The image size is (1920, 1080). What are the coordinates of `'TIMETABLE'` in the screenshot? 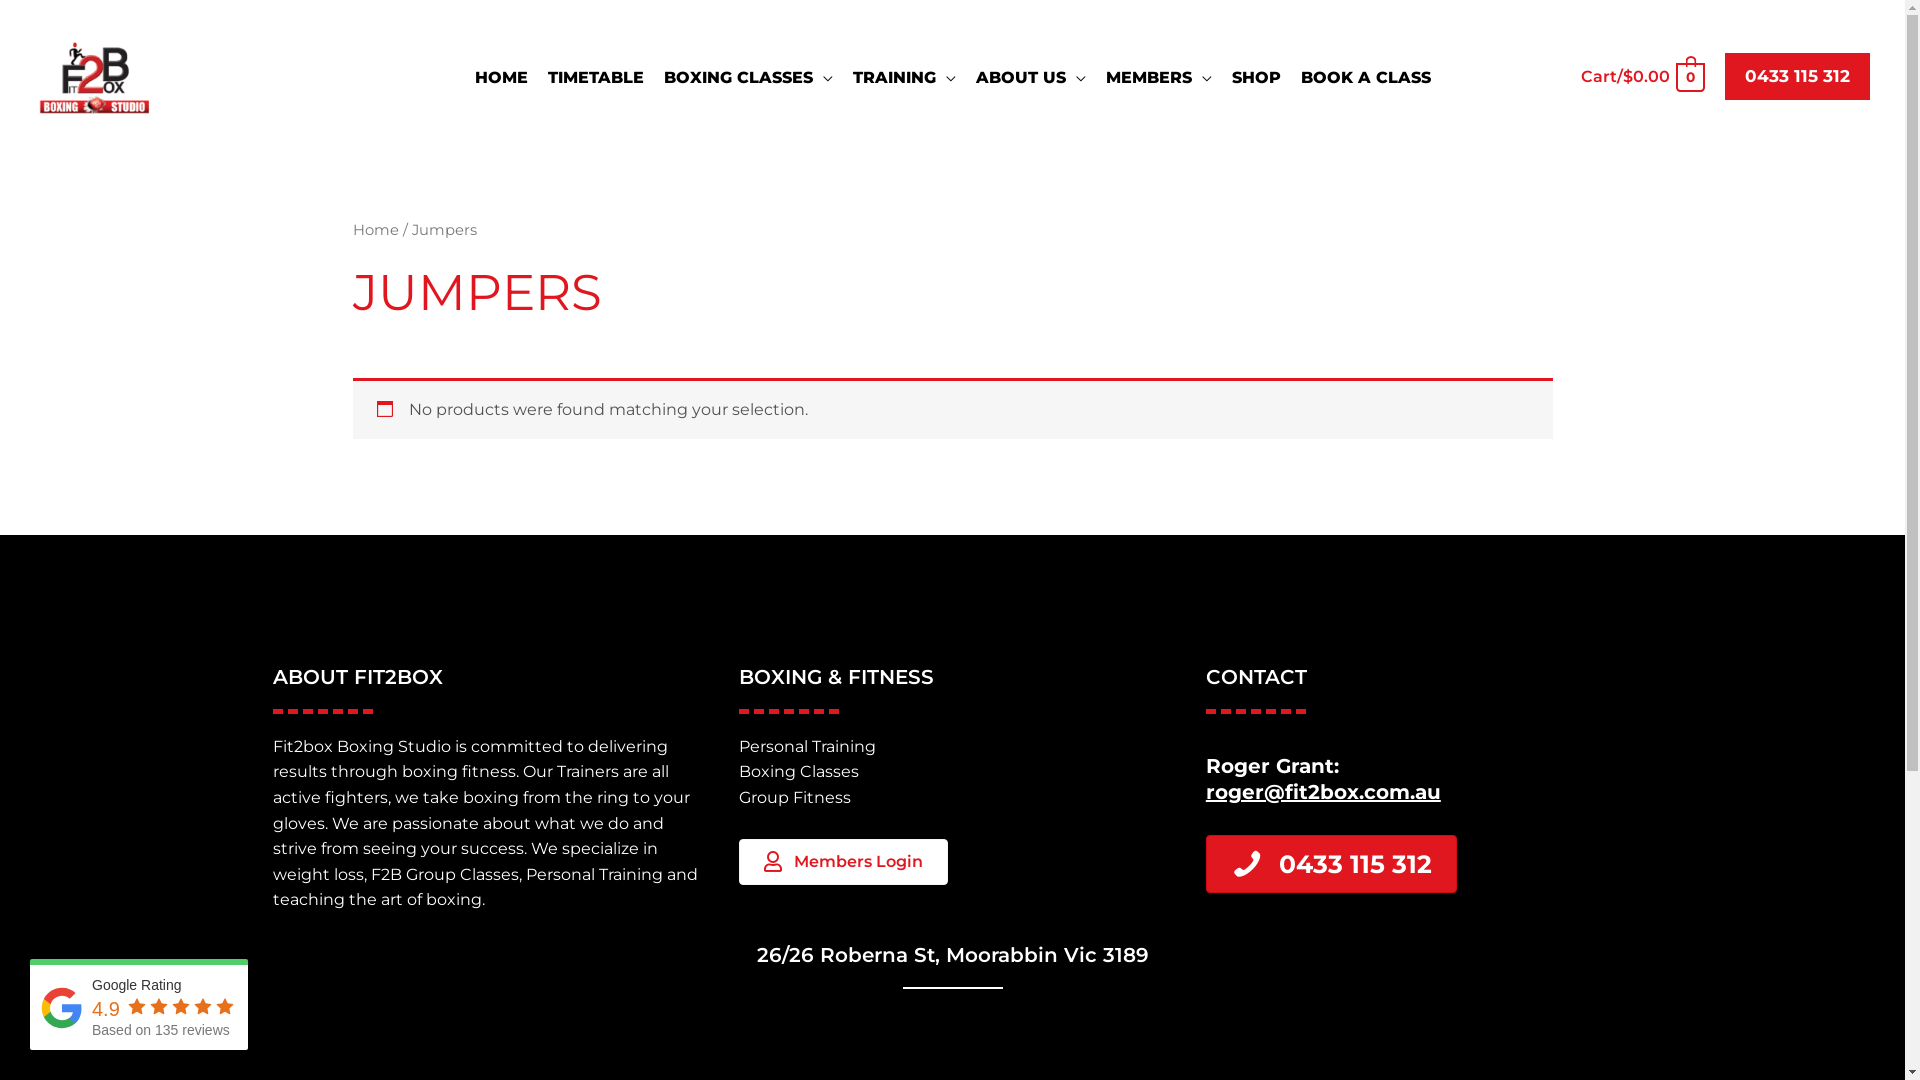 It's located at (594, 76).